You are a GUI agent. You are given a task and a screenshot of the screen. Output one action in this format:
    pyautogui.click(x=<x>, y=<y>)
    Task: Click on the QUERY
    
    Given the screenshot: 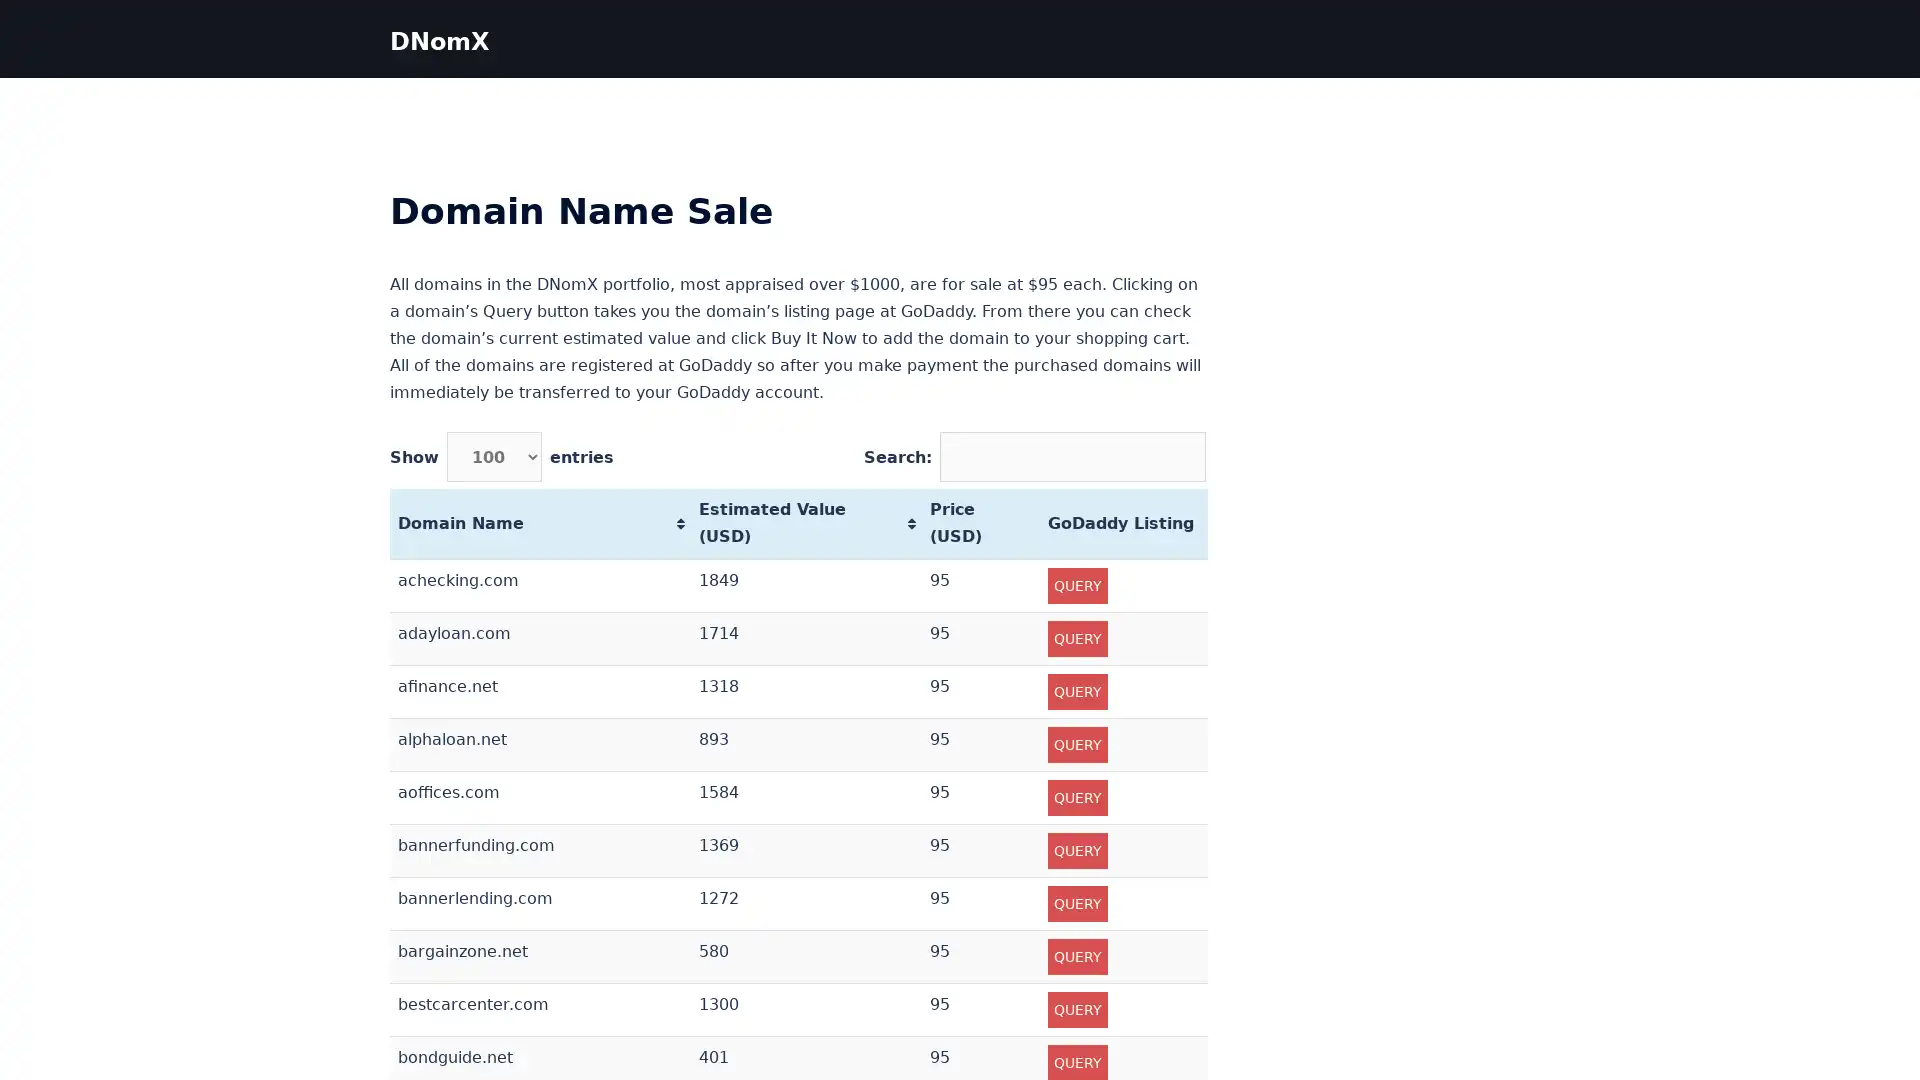 What is the action you would take?
    pyautogui.click(x=1075, y=797)
    